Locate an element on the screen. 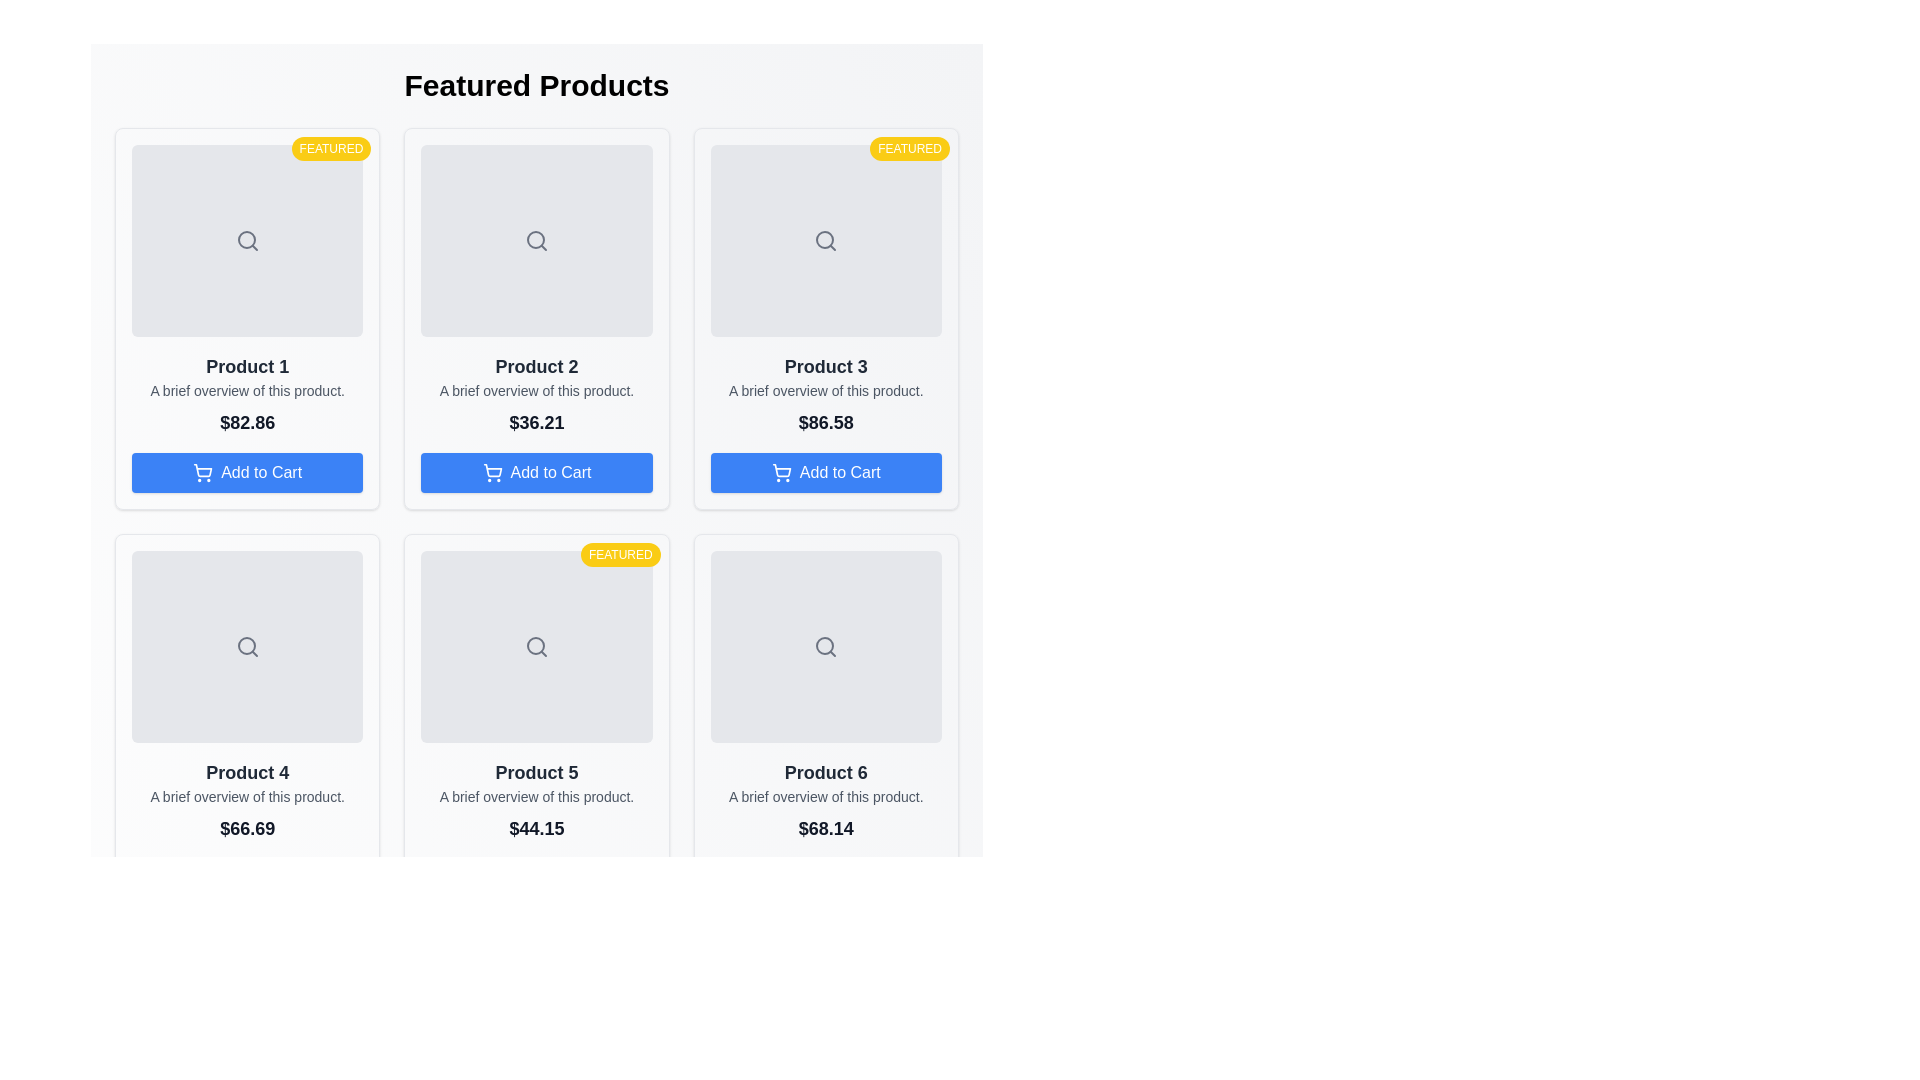 This screenshot has width=1920, height=1080. the search or zoom icon located in the center of the third product card from the left in the top row of the grid layout is located at coordinates (826, 239).